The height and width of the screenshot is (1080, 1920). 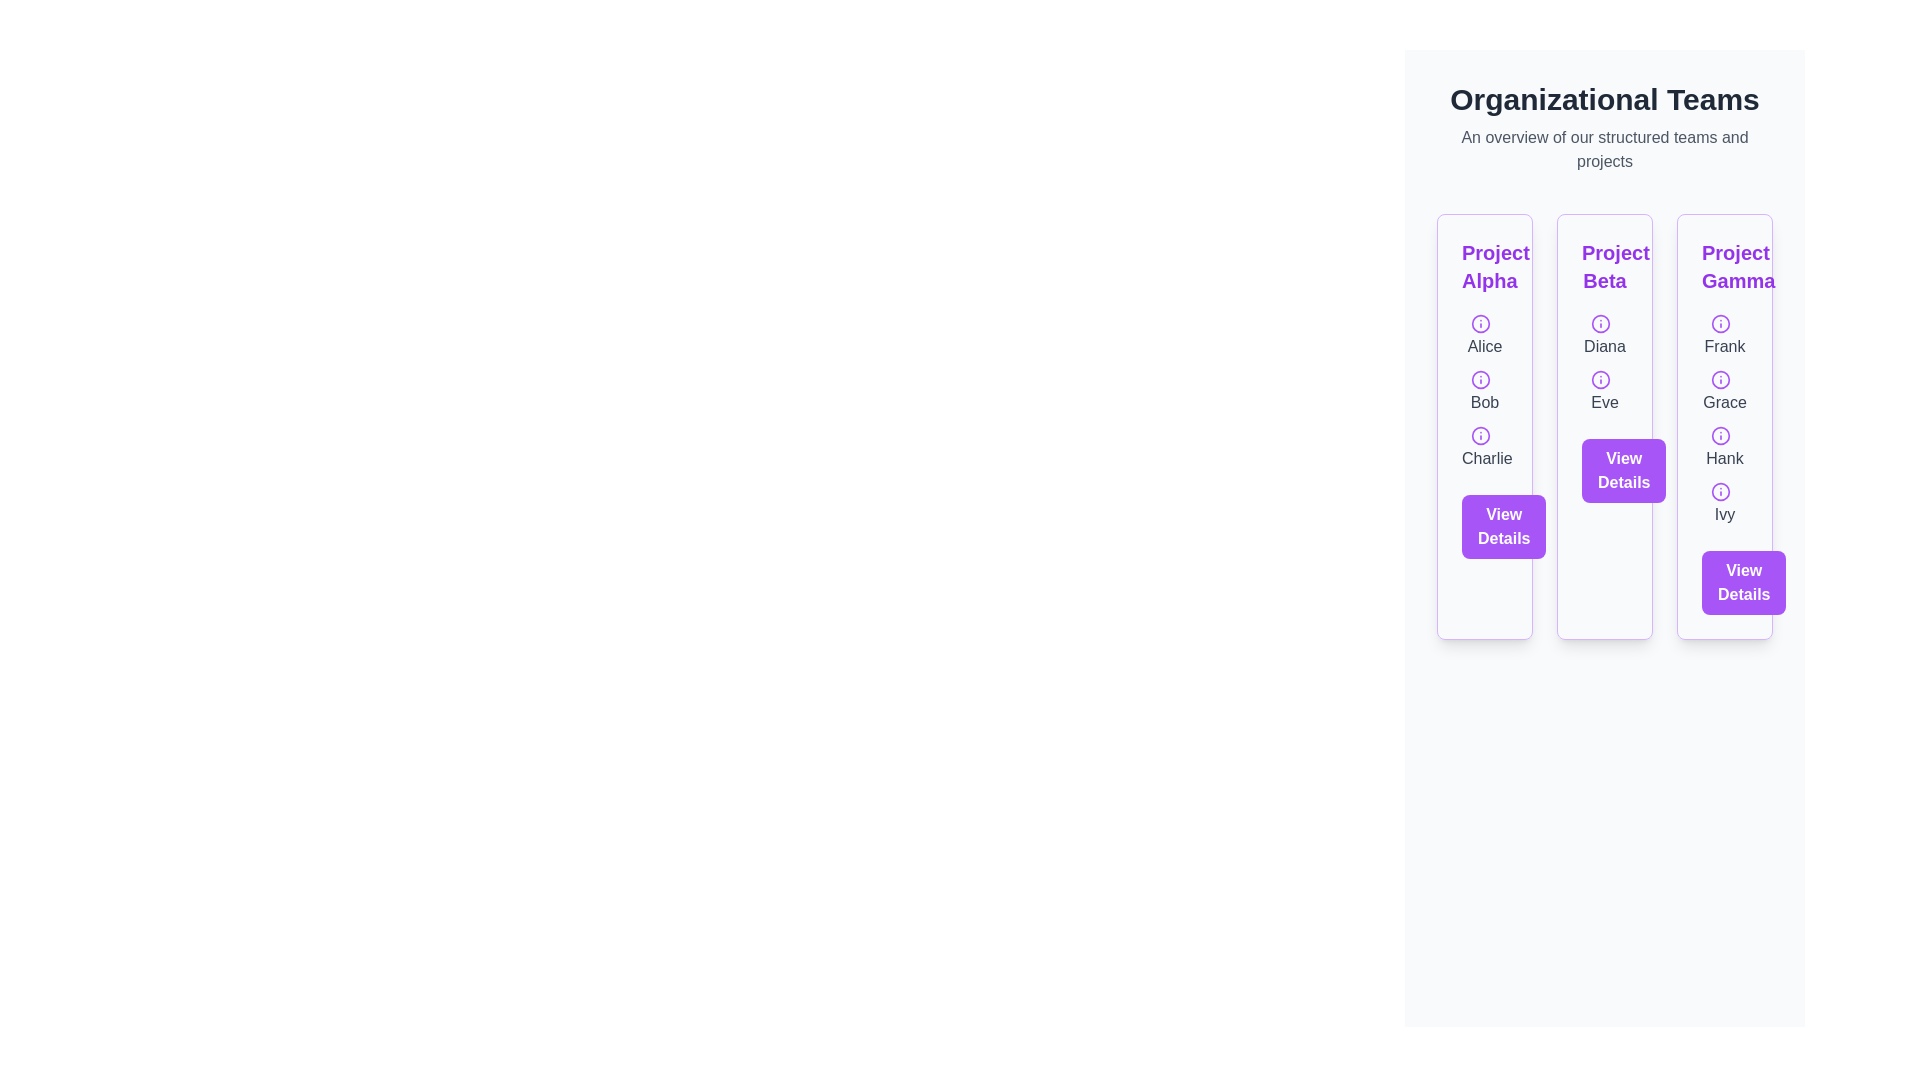 What do you see at coordinates (1723, 501) in the screenshot?
I see `the text label displaying the name under the 'Project Gamma' category, located at the bottom of the column before the 'View Details' button` at bounding box center [1723, 501].